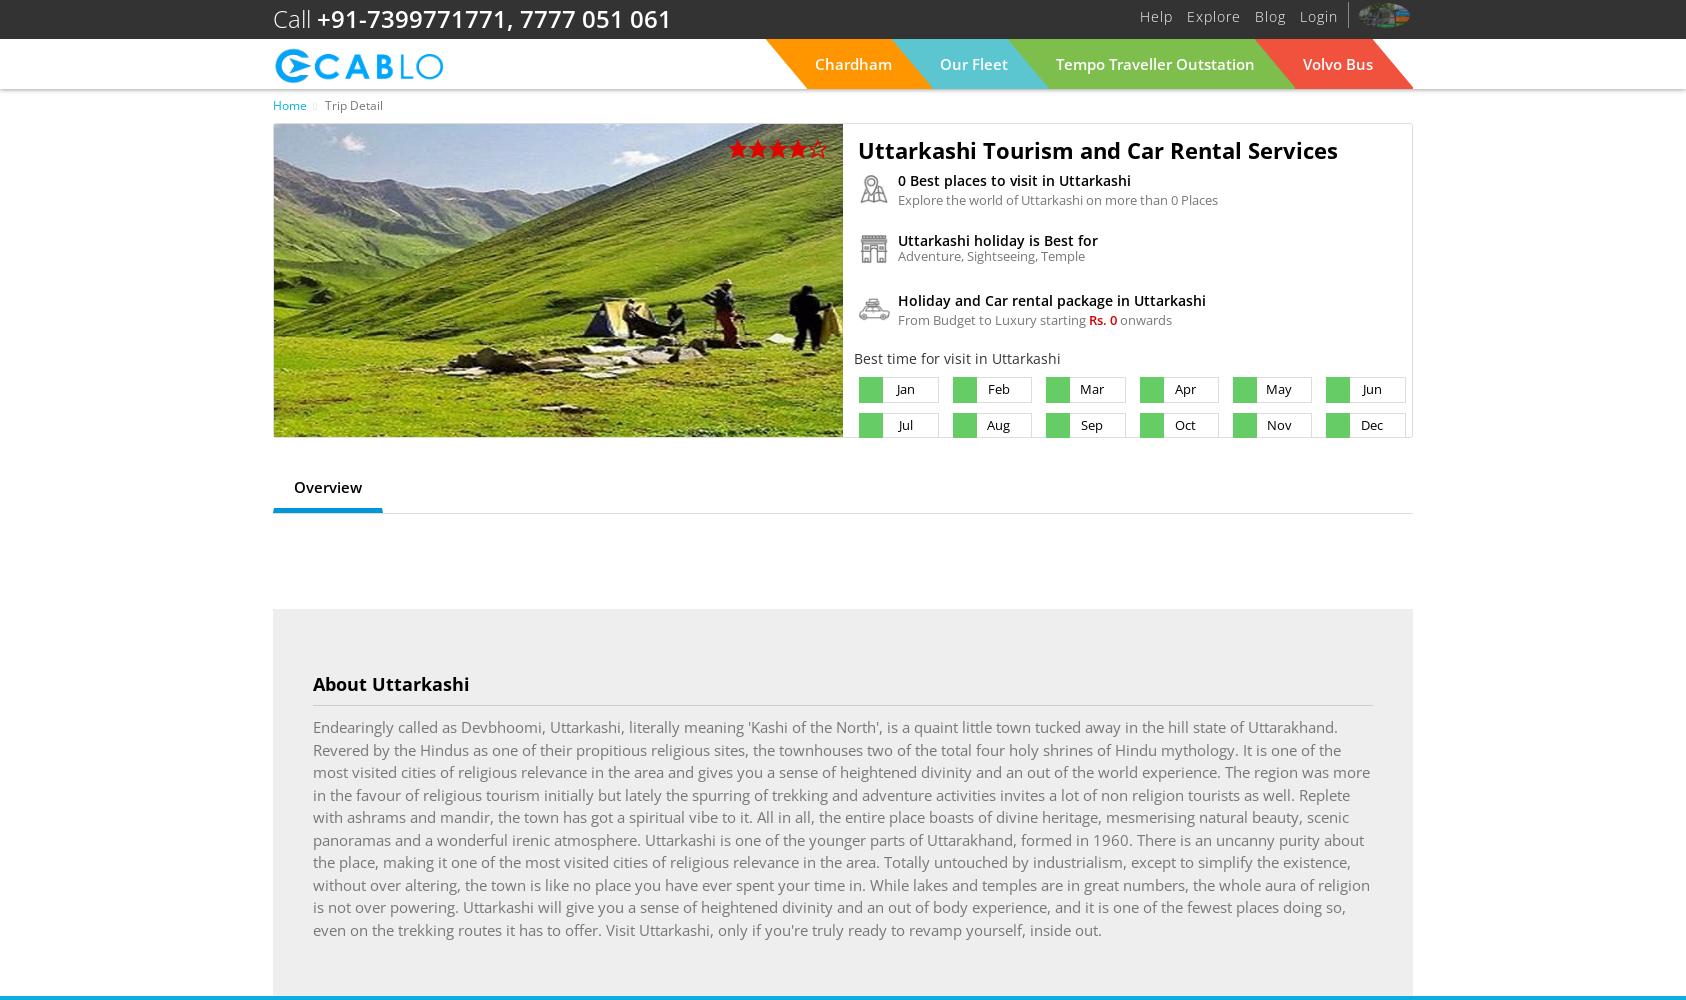  What do you see at coordinates (272, 17) in the screenshot?
I see `'Call'` at bounding box center [272, 17].